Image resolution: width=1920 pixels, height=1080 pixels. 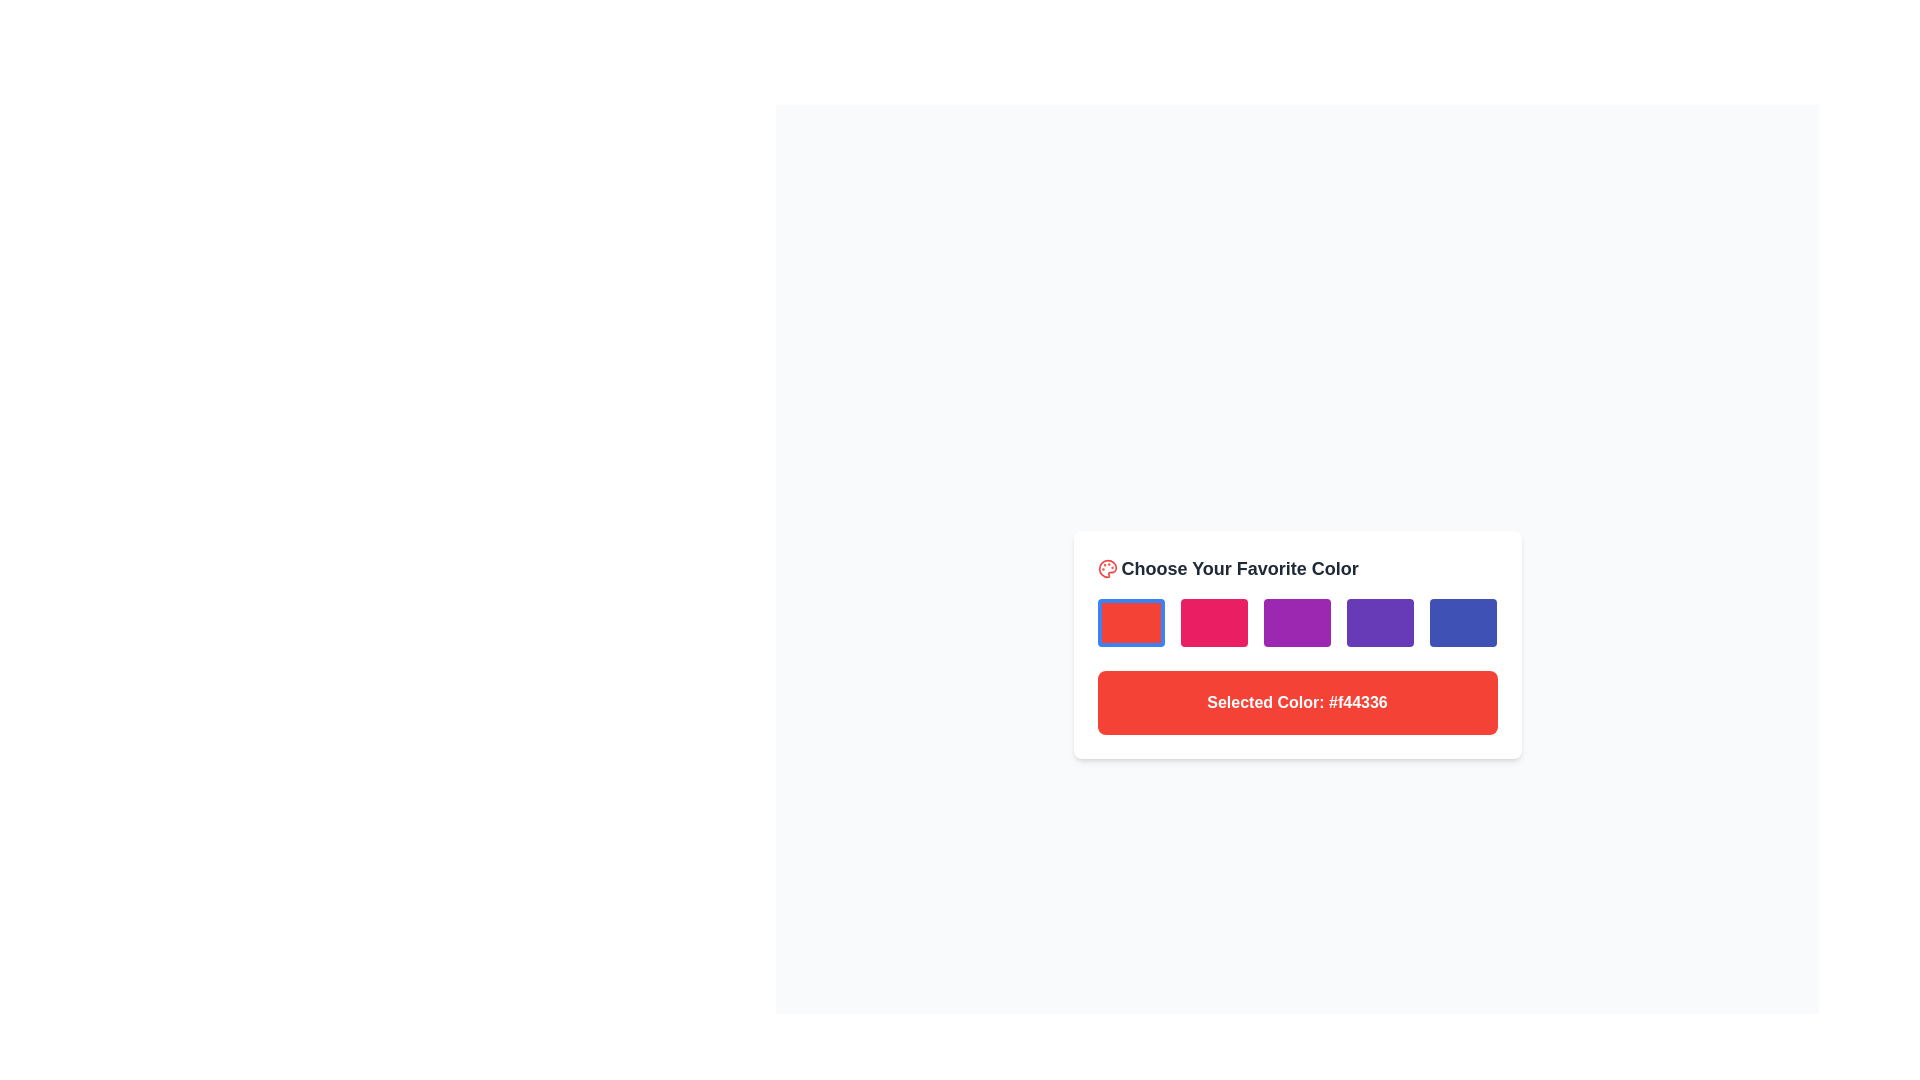 What do you see at coordinates (1379, 622) in the screenshot?
I see `the fourth button from the left in the row of color buttons with a purple background` at bounding box center [1379, 622].